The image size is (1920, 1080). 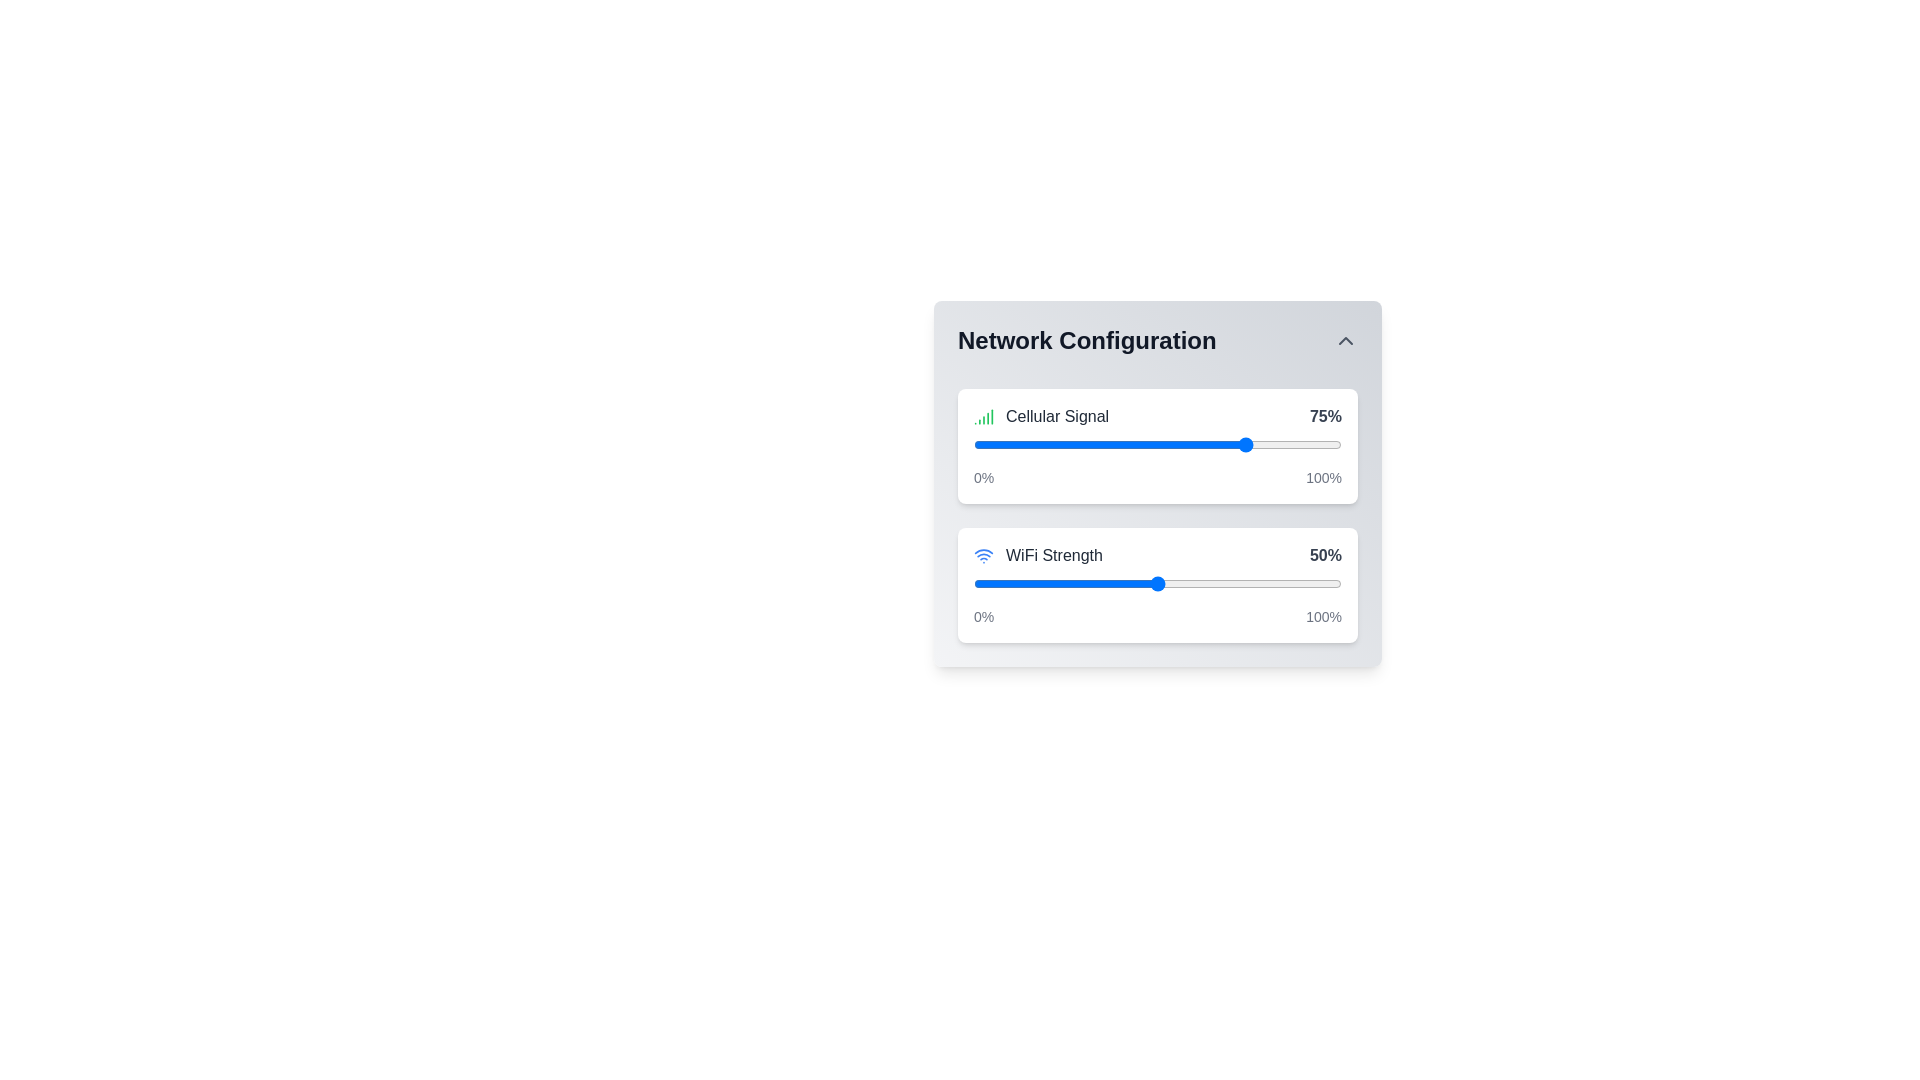 What do you see at coordinates (1325, 555) in the screenshot?
I see `the WiFi strength text label that displays the current connectivity percentage` at bounding box center [1325, 555].